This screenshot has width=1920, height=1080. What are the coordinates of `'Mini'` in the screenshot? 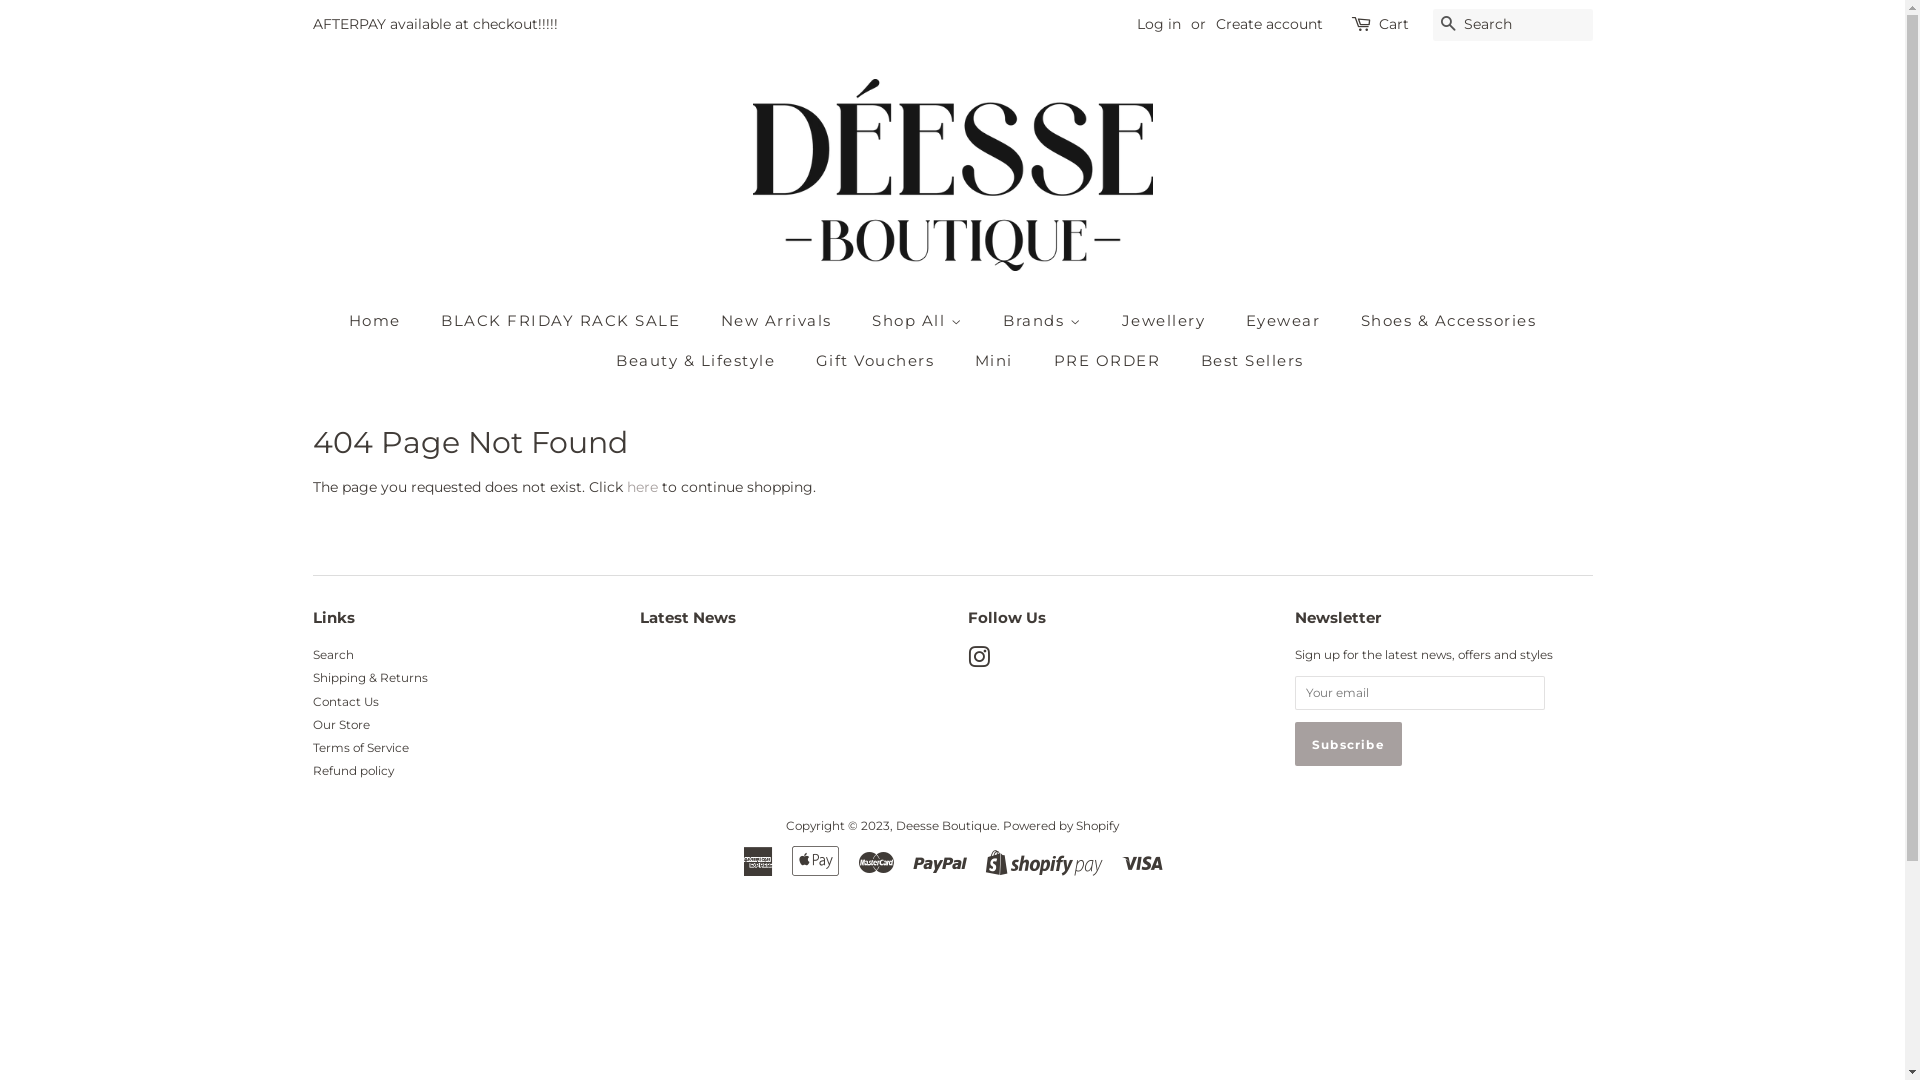 It's located at (996, 361).